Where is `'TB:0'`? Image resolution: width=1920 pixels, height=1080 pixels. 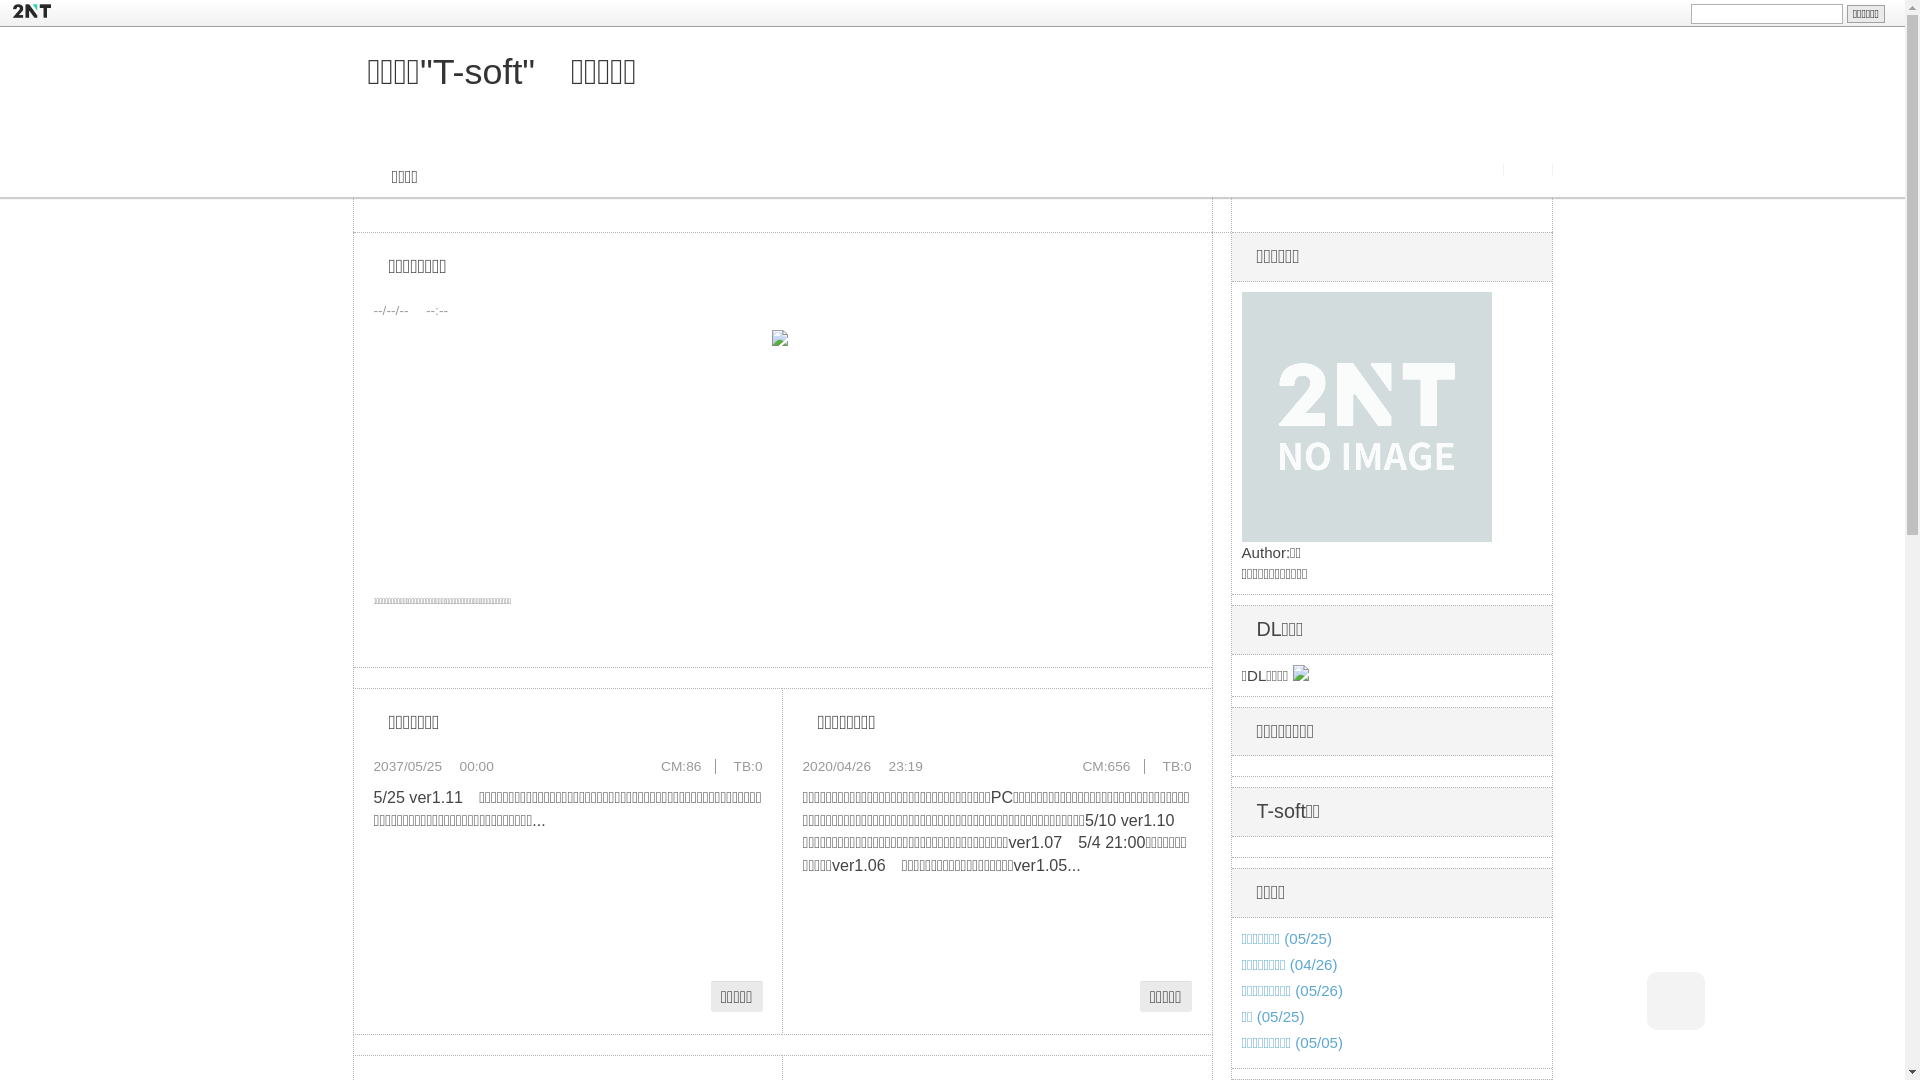
'TB:0' is located at coordinates (747, 765).